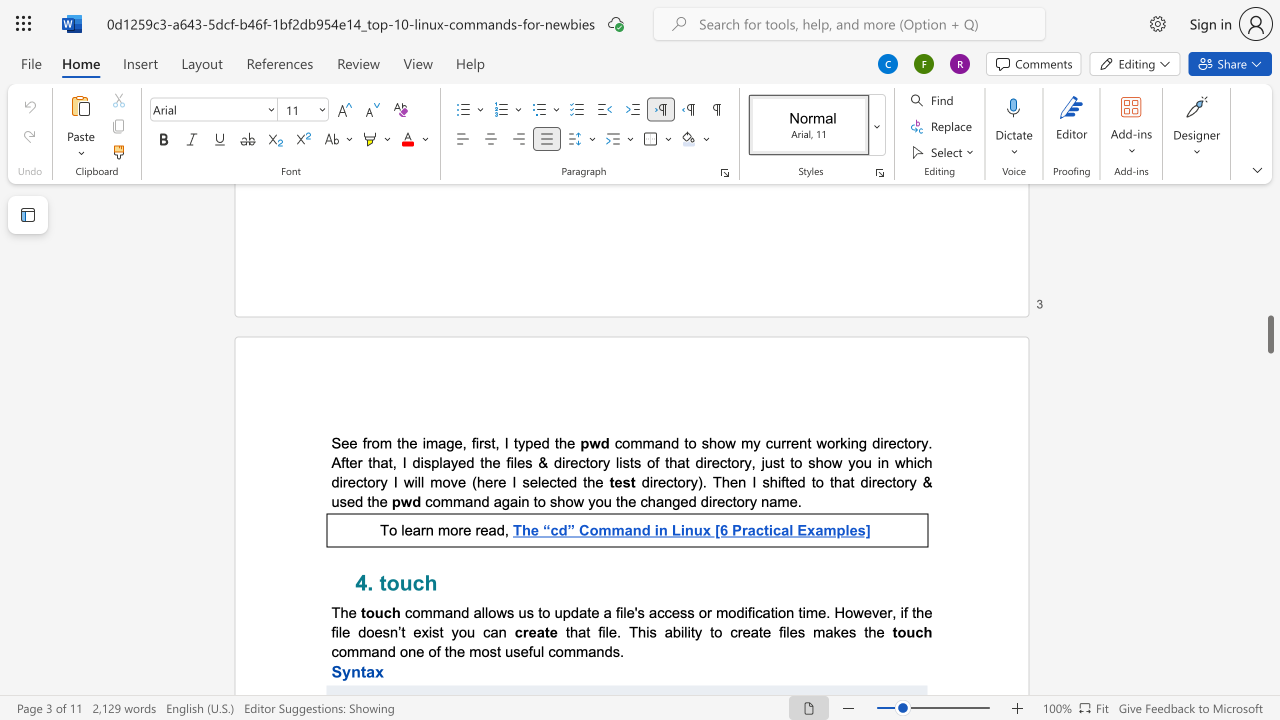  What do you see at coordinates (1269, 270) in the screenshot?
I see `the scrollbar on the right` at bounding box center [1269, 270].